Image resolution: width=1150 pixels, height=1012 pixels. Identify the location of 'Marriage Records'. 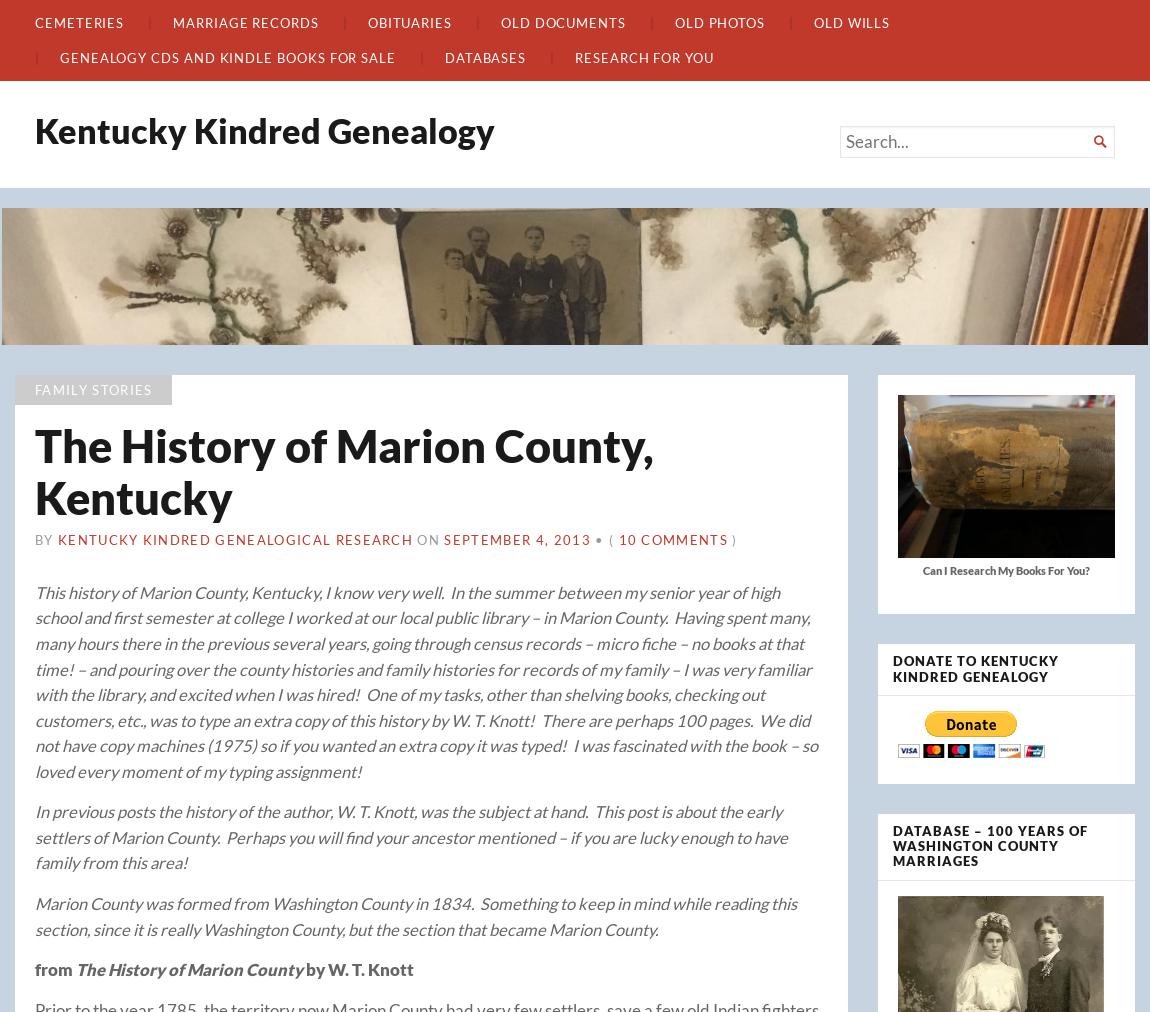
(244, 20).